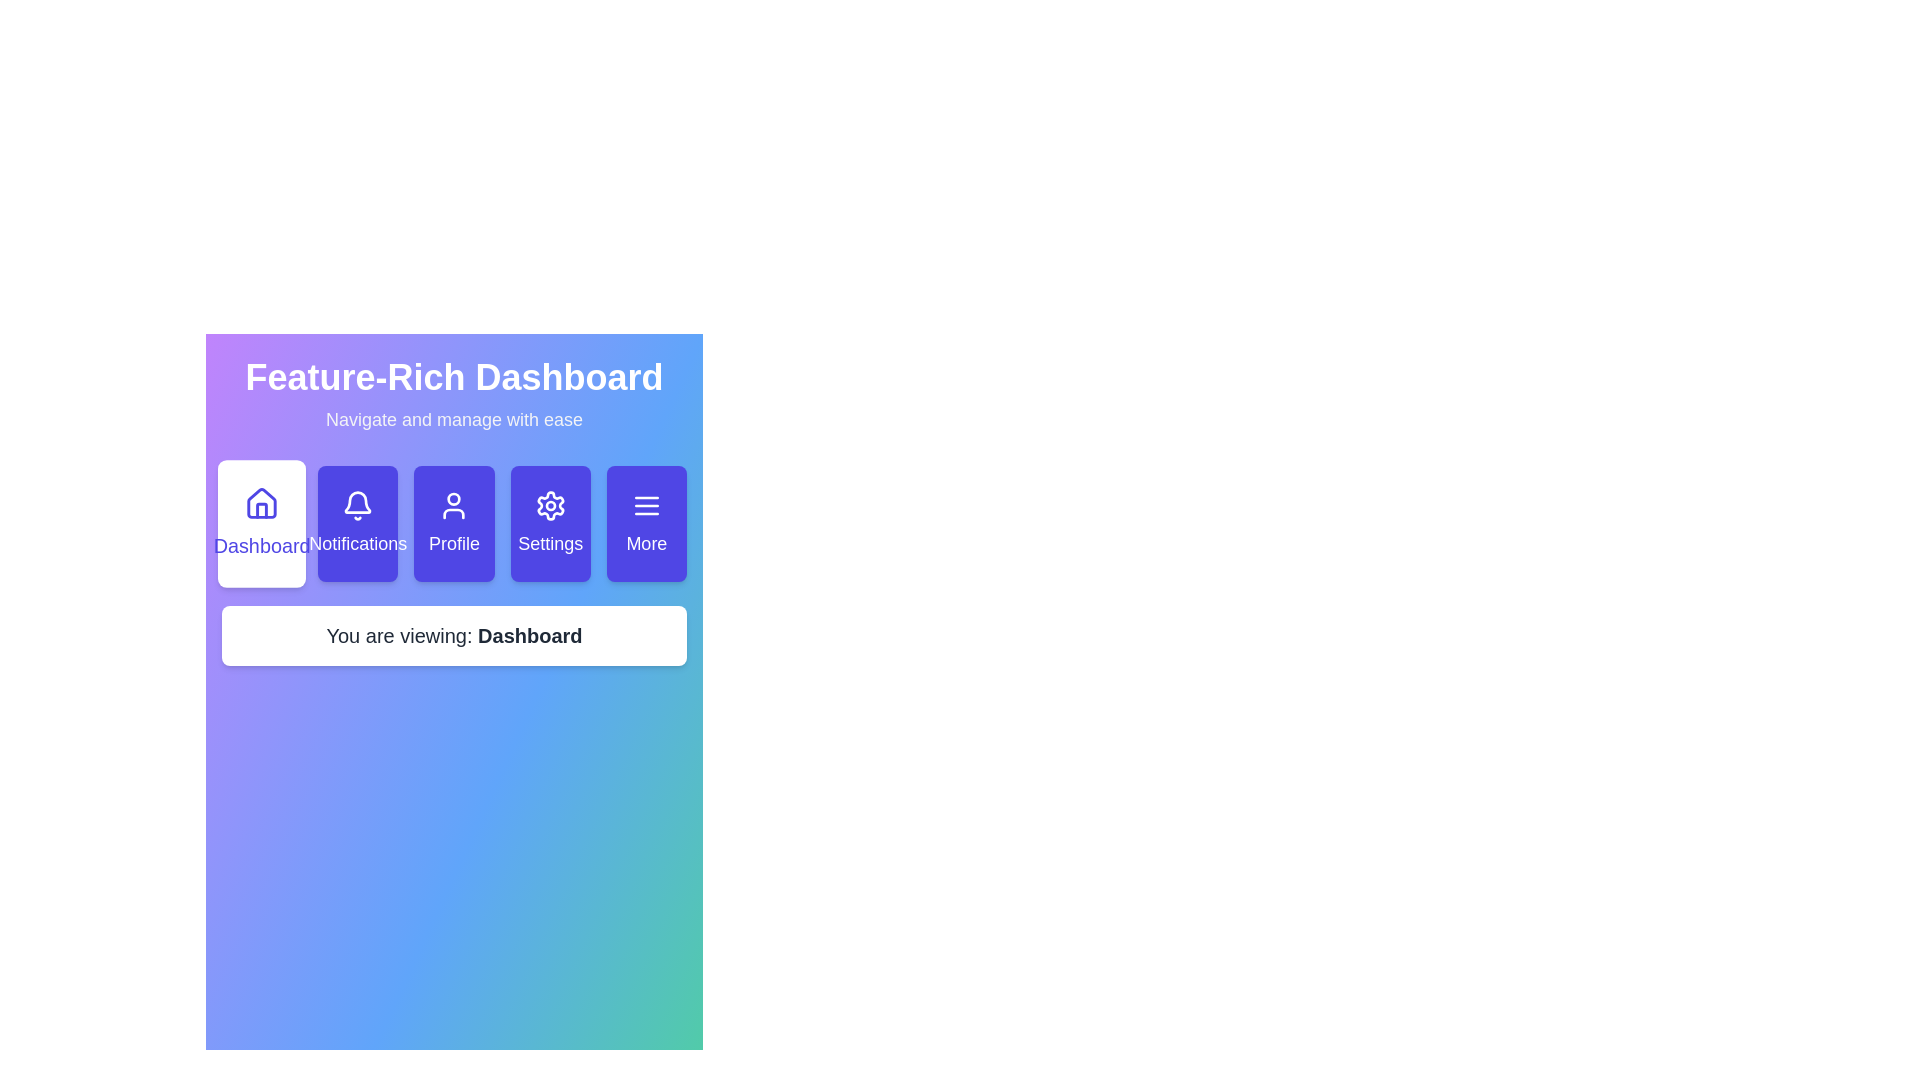  What do you see at coordinates (646, 543) in the screenshot?
I see `the 'More' text label, which is styled with a medium-sized font in white color and located inside a rounded rectangular button with an indigo background in the navigation grid` at bounding box center [646, 543].